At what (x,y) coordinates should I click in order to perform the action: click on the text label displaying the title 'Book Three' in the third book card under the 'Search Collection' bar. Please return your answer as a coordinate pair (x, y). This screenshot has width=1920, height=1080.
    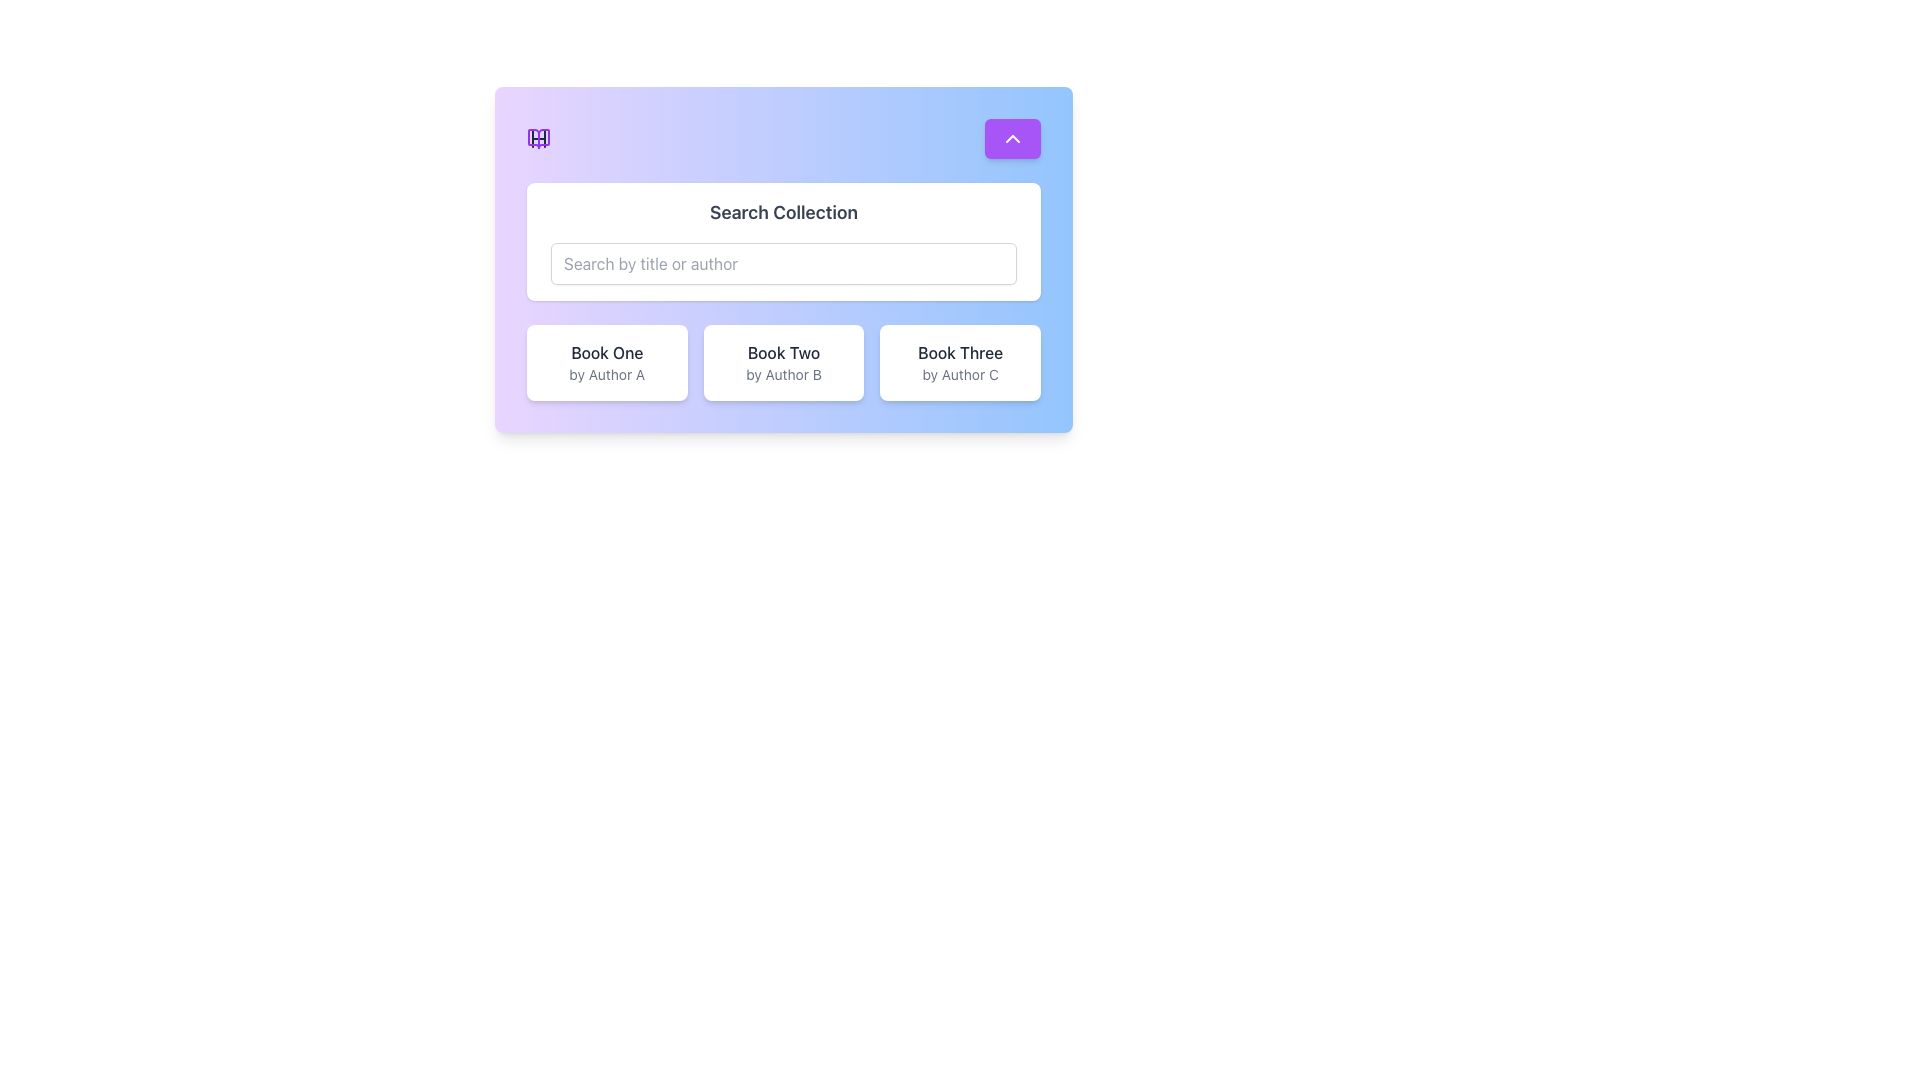
    Looking at the image, I should click on (960, 352).